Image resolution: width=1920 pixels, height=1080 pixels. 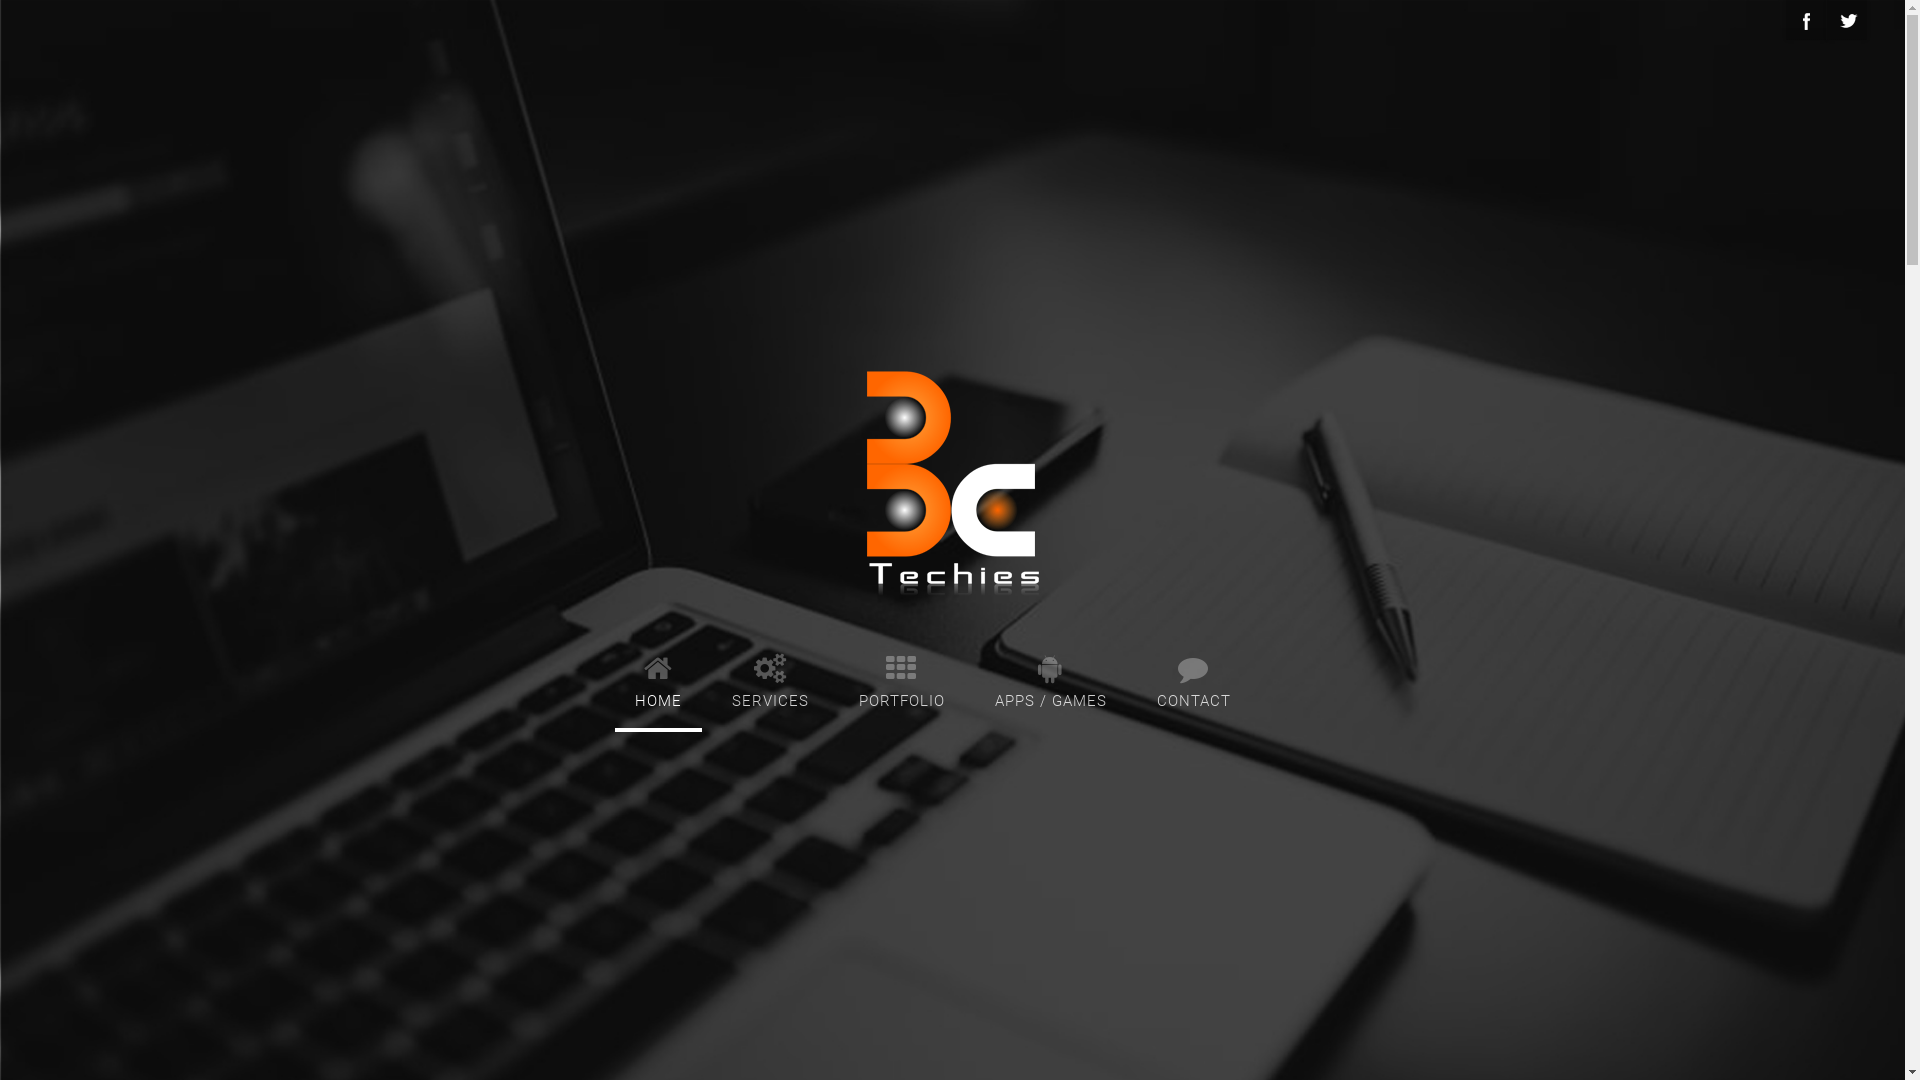 What do you see at coordinates (900, 677) in the screenshot?
I see `'PORTFOLIO'` at bounding box center [900, 677].